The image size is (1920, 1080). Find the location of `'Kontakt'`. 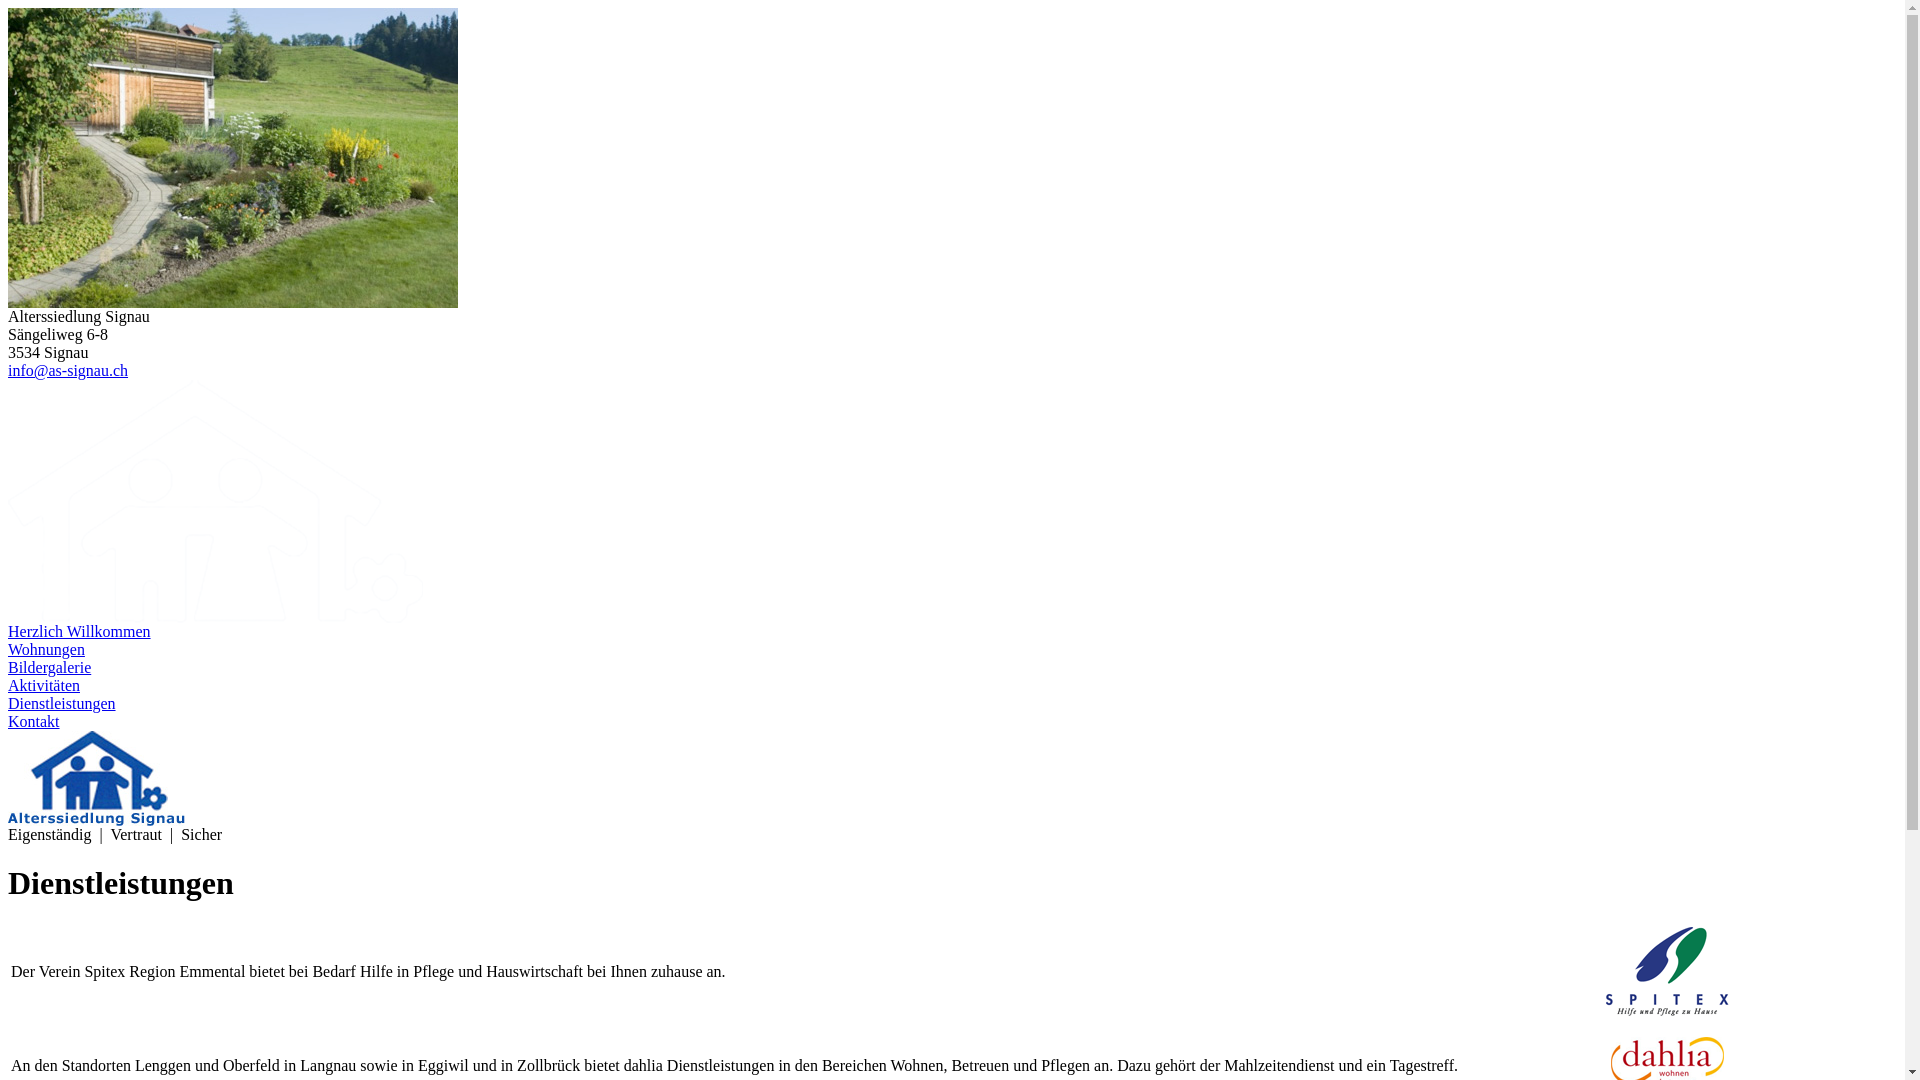

'Kontakt' is located at coordinates (33, 721).